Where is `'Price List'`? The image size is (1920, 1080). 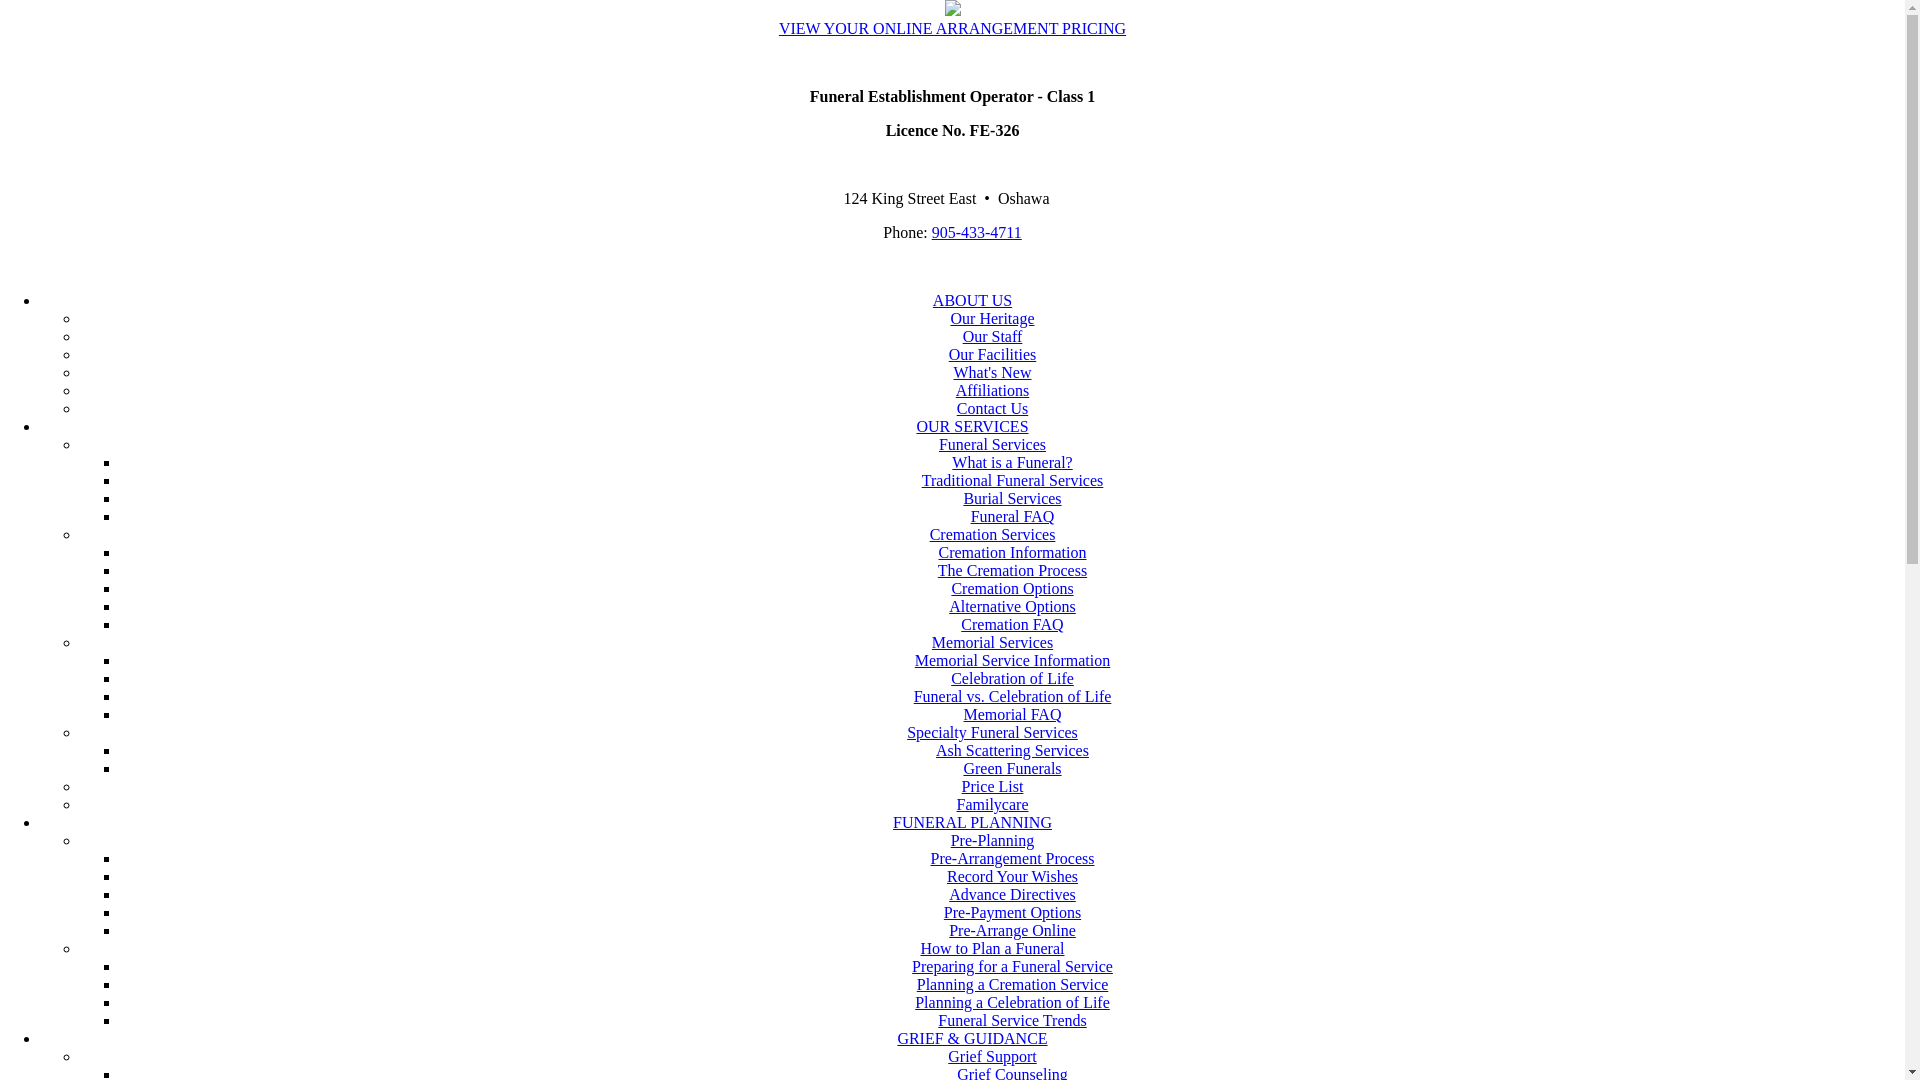
'Price List' is located at coordinates (961, 785).